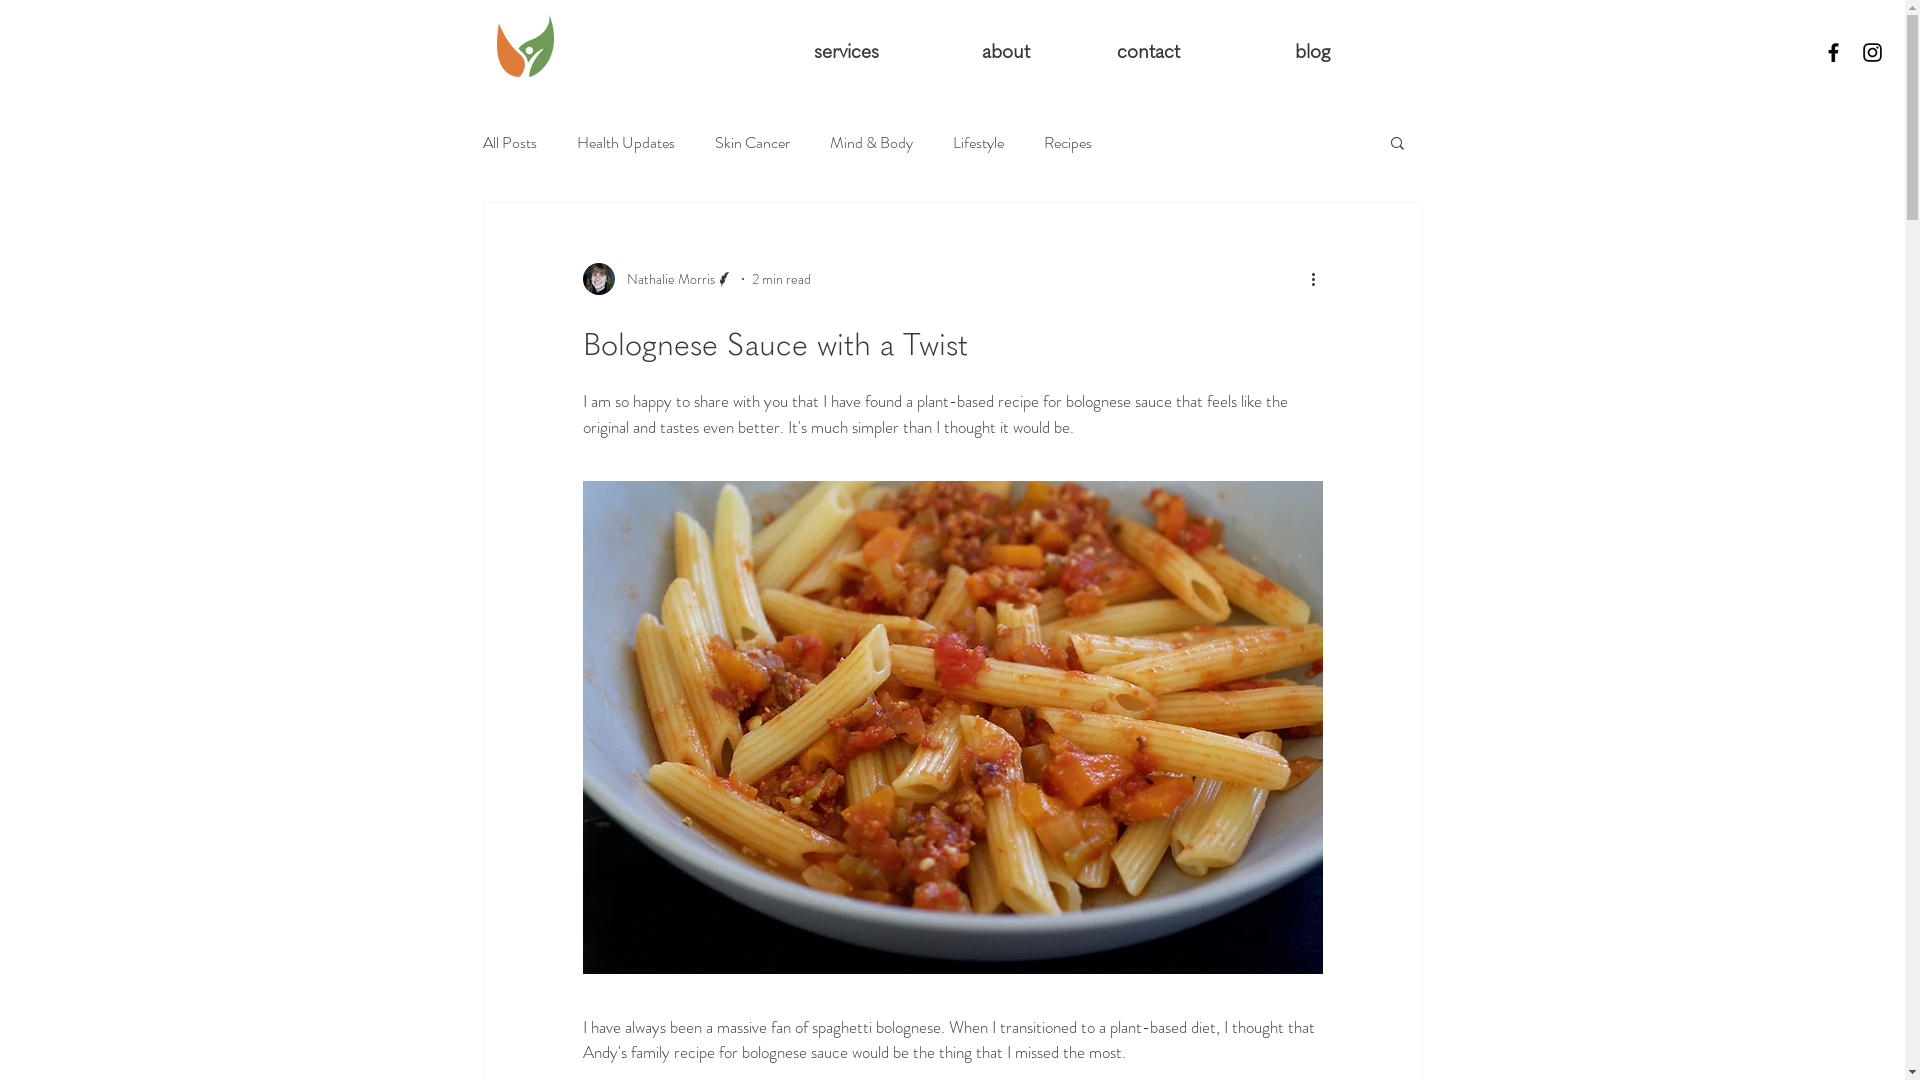 The height and width of the screenshot is (1080, 1920). I want to click on 'about', so click(892, 49).